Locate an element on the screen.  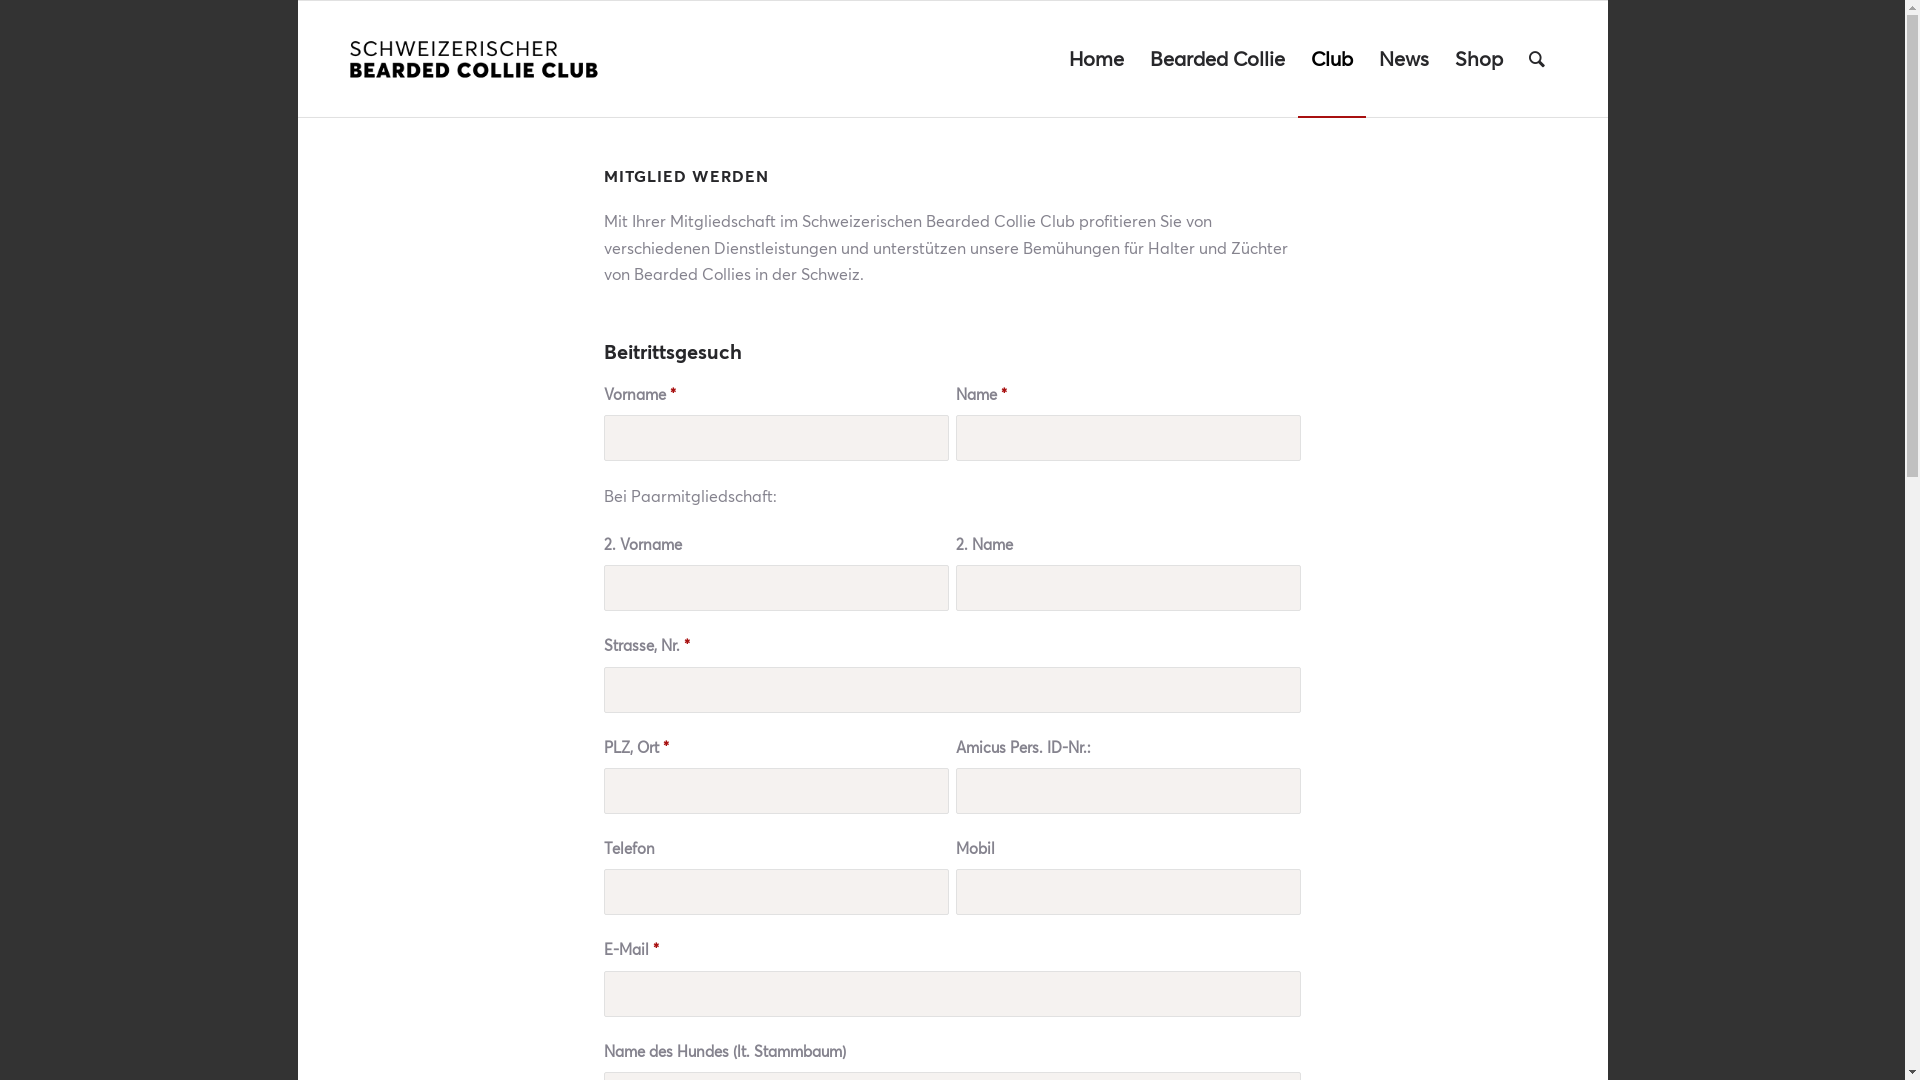
'Home' is located at coordinates (1055, 57).